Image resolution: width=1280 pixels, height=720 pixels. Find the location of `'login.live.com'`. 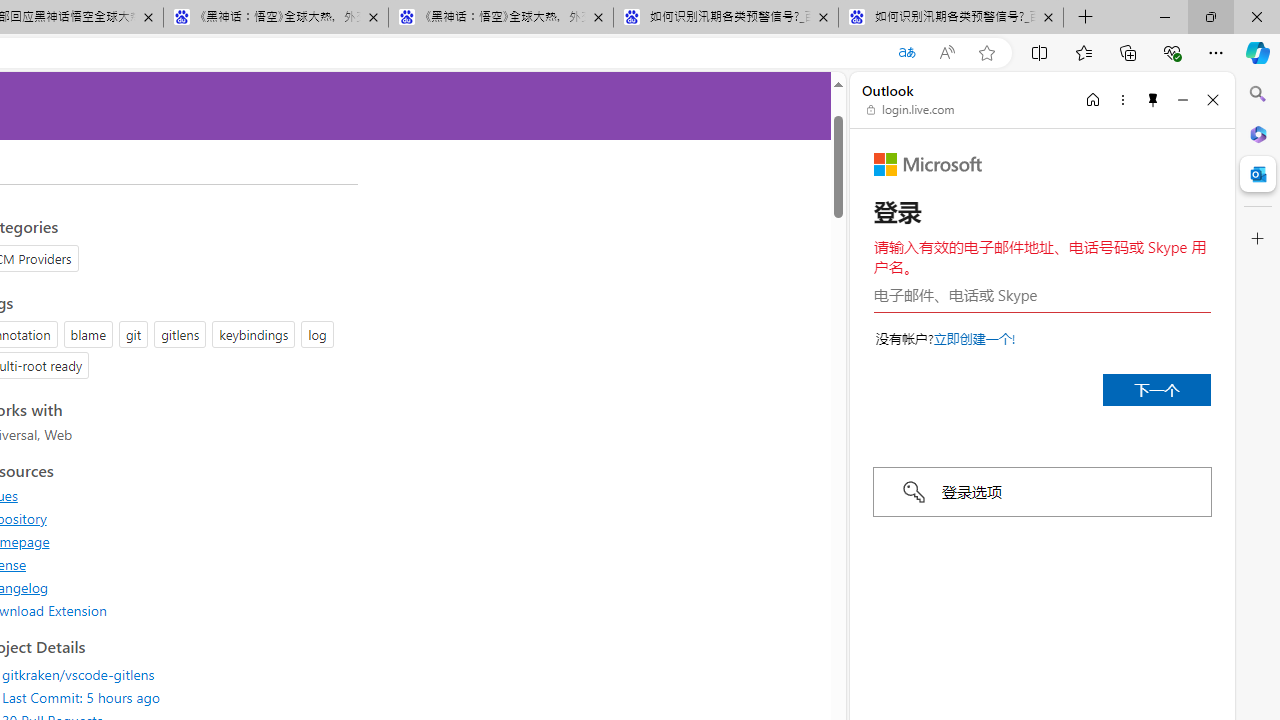

'login.live.com' is located at coordinates (910, 110).